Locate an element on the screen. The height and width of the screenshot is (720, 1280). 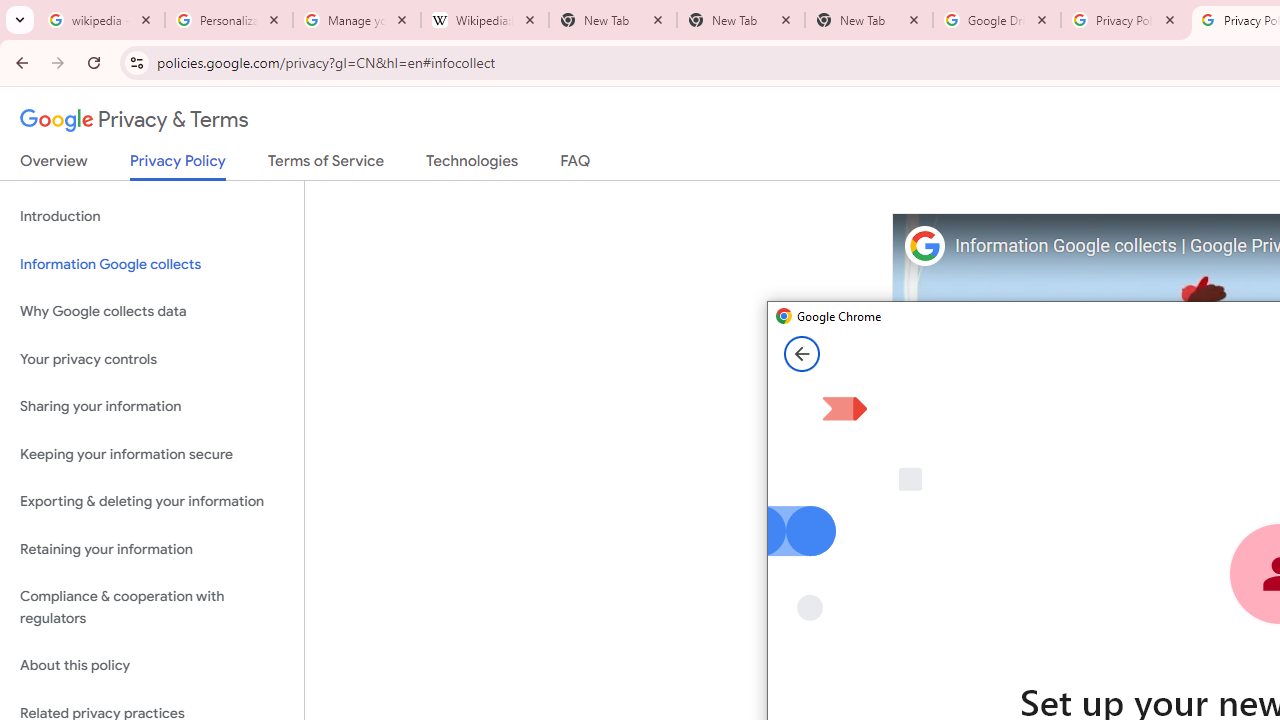
'Terms of Service' is located at coordinates (326, 164).